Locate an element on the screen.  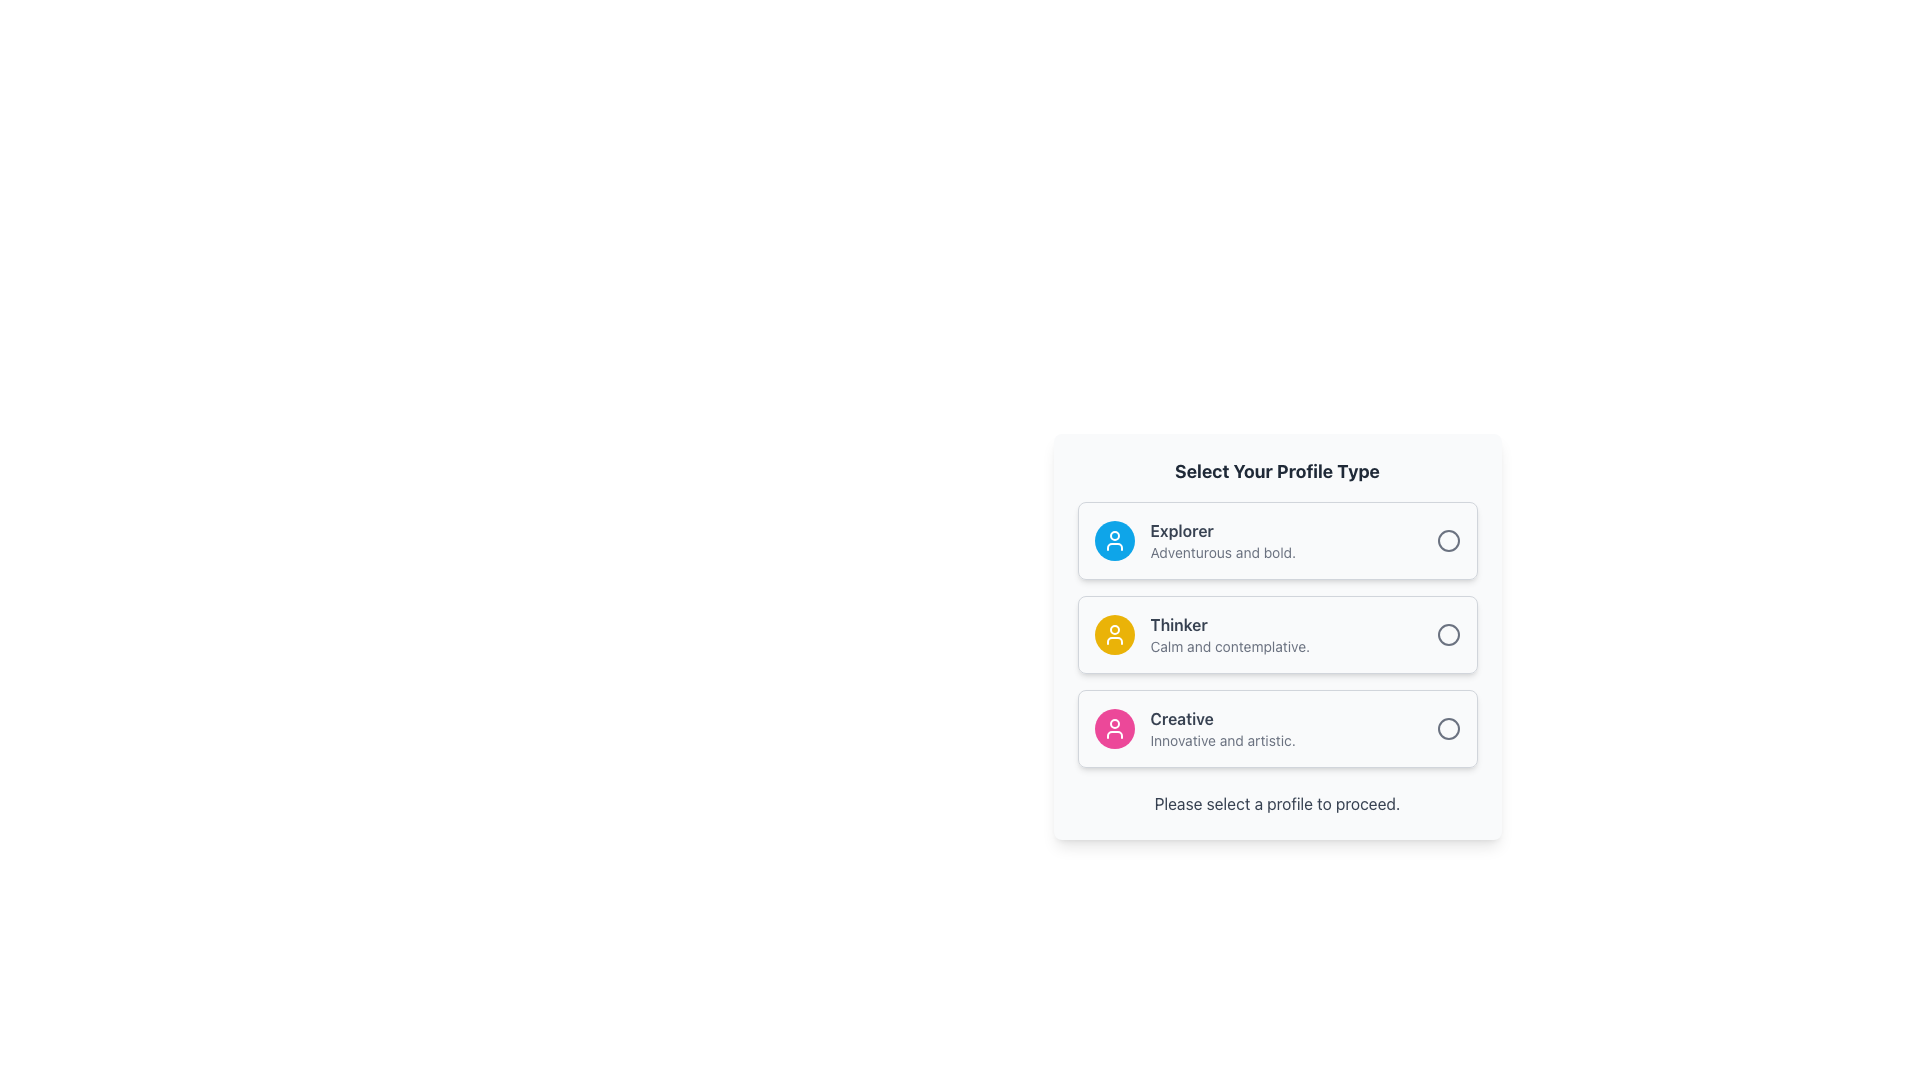
the second selectable list item labeled 'Thinker' under the heading 'Select Your Profile Type' is located at coordinates (1276, 635).